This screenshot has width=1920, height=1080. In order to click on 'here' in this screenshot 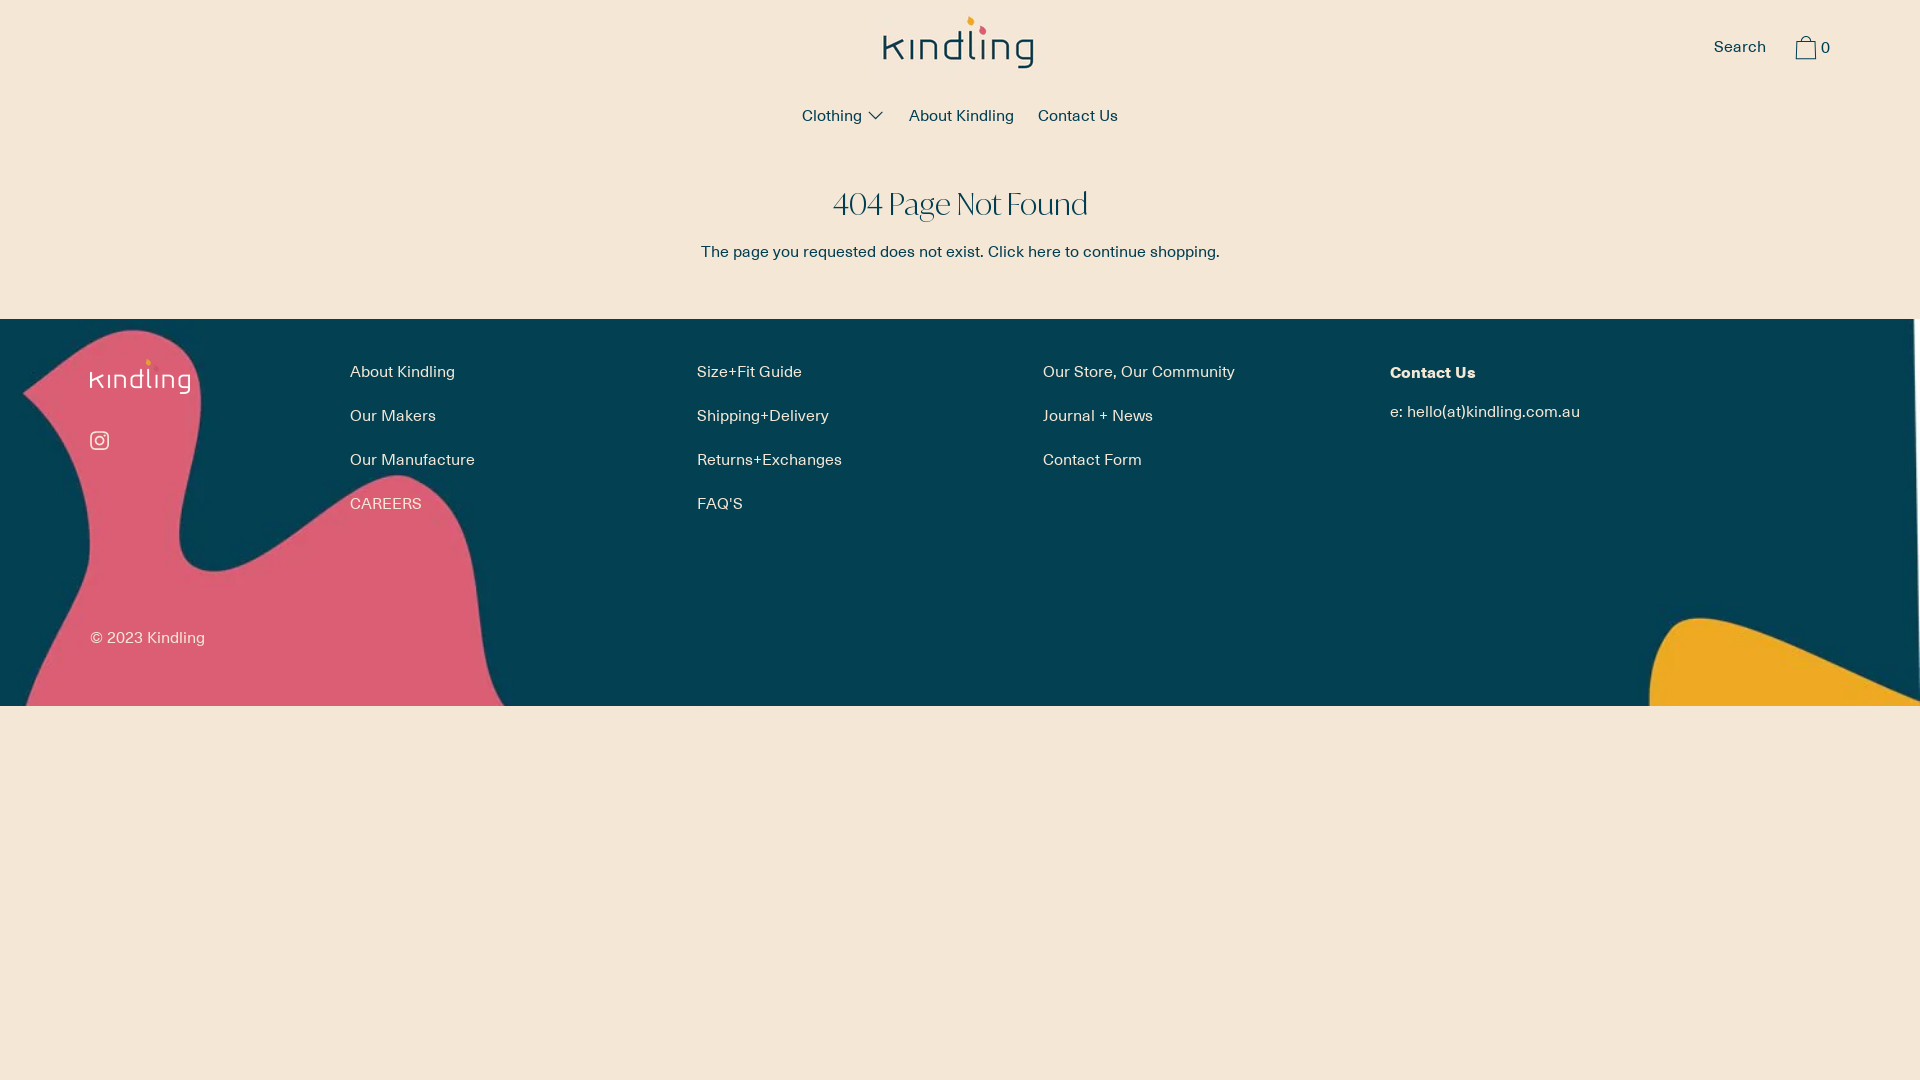, I will do `click(1043, 249)`.